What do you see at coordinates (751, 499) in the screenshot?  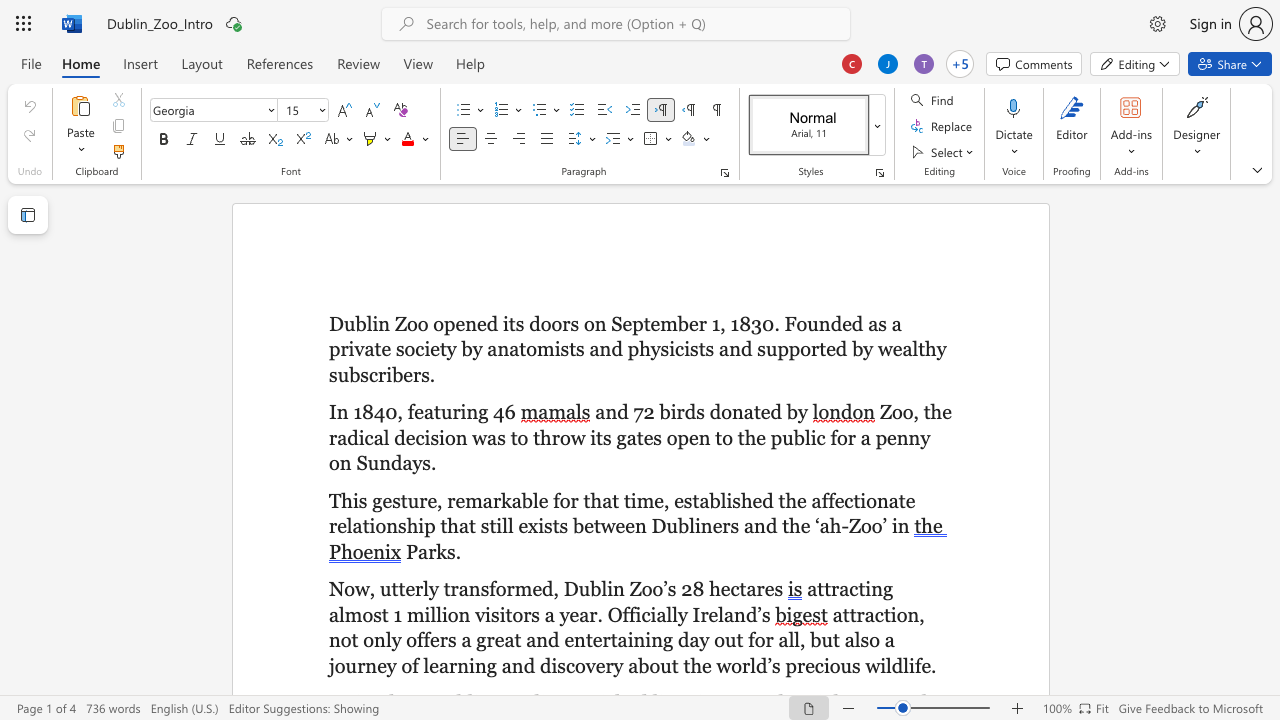 I see `the space between the continuous character "h" and "e" in the text` at bounding box center [751, 499].